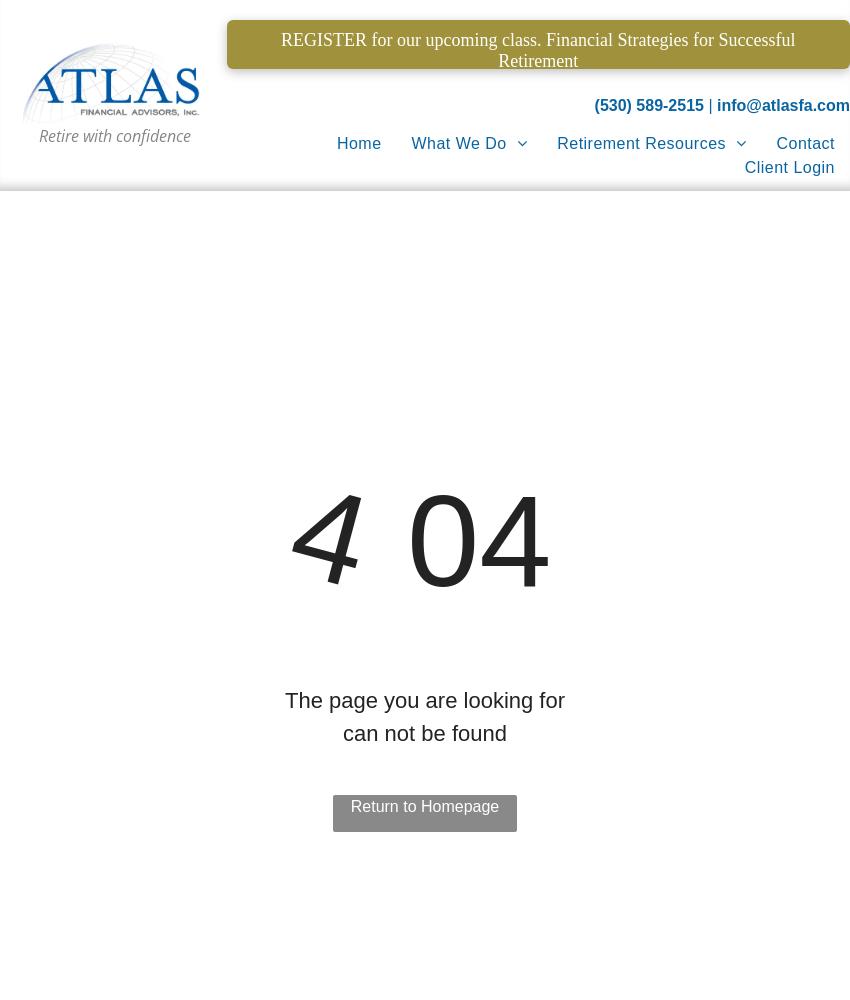 This screenshot has height=1000, width=850. I want to click on 'info@atlasfa.com', so click(782, 104).